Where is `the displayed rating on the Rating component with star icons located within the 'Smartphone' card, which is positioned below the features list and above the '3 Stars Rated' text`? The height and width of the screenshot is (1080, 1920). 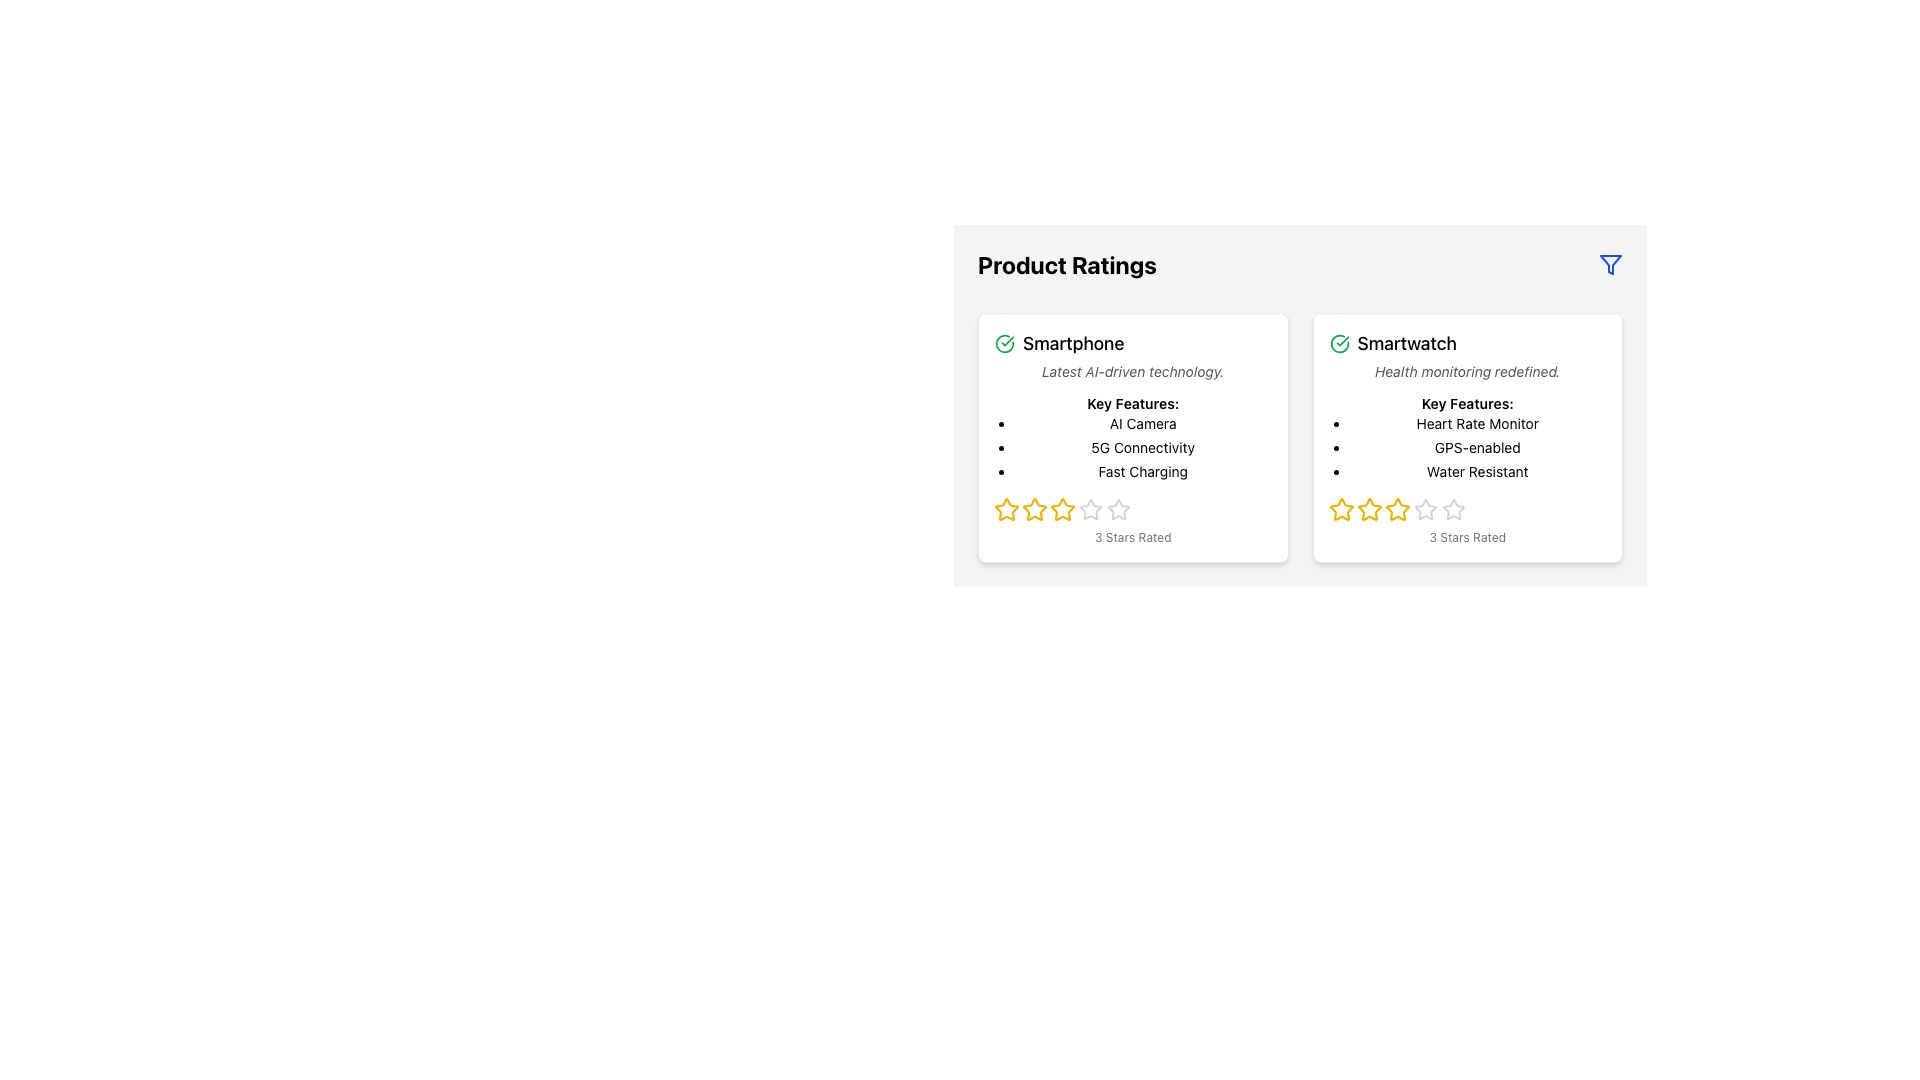 the displayed rating on the Rating component with star icons located within the 'Smartphone' card, which is positioned below the features list and above the '3 Stars Rated' text is located at coordinates (1133, 508).